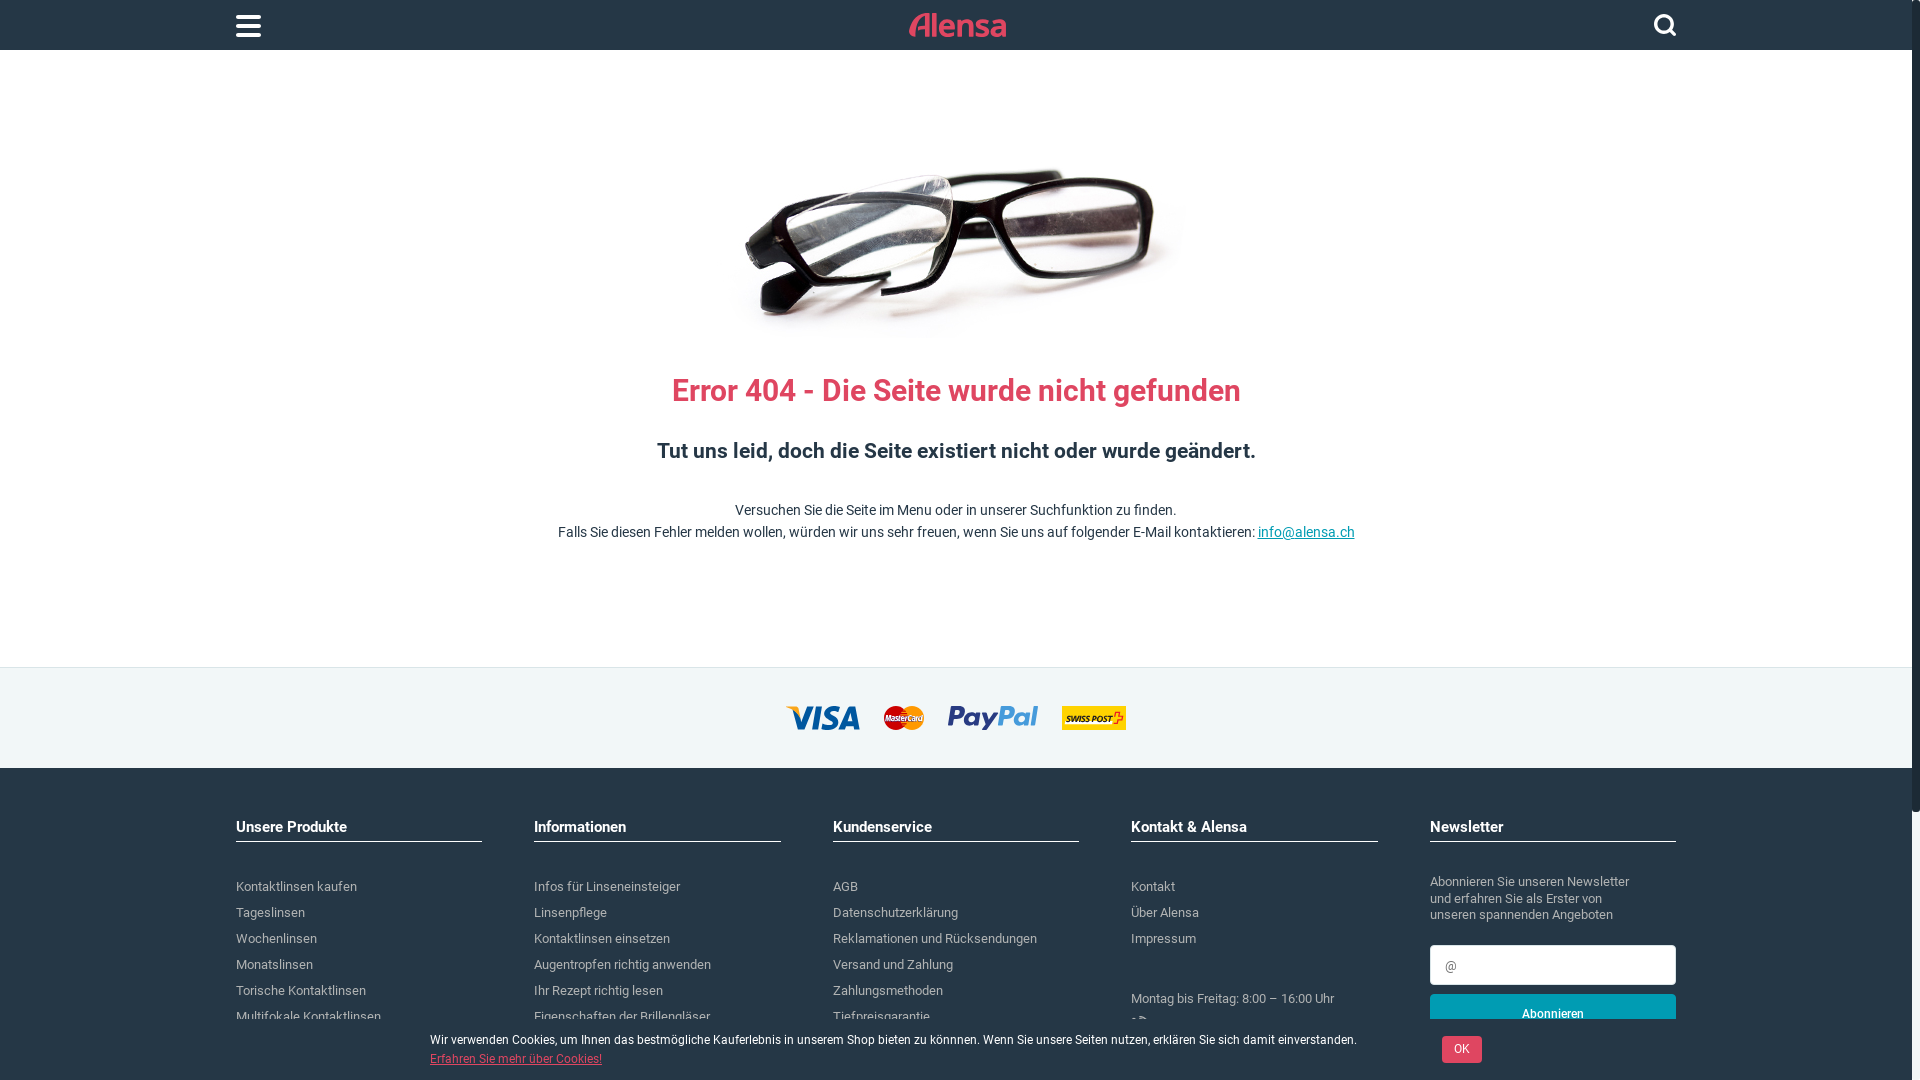 This screenshot has height=1080, width=1920. I want to click on 'Versand und Zahlung', so click(833, 963).